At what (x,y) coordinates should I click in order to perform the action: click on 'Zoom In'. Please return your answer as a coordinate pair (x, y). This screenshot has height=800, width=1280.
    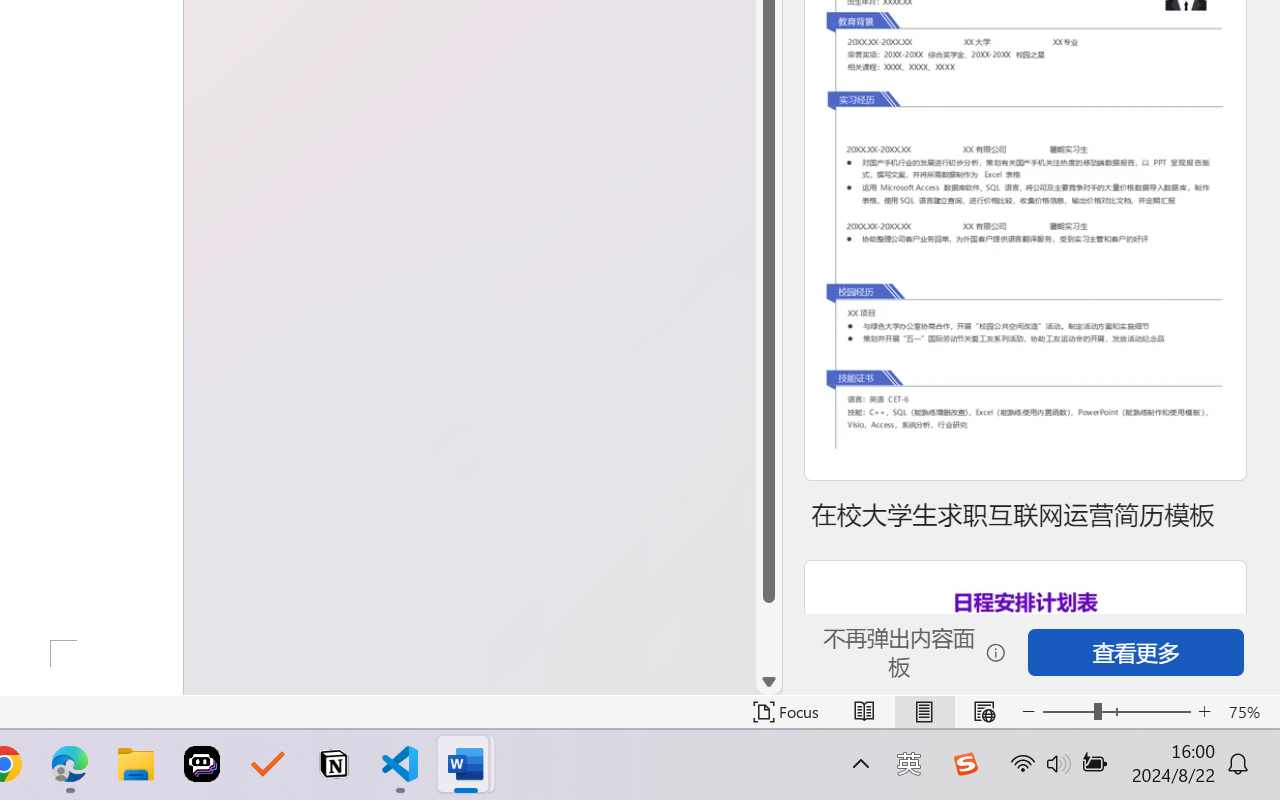
    Looking at the image, I should click on (1204, 711).